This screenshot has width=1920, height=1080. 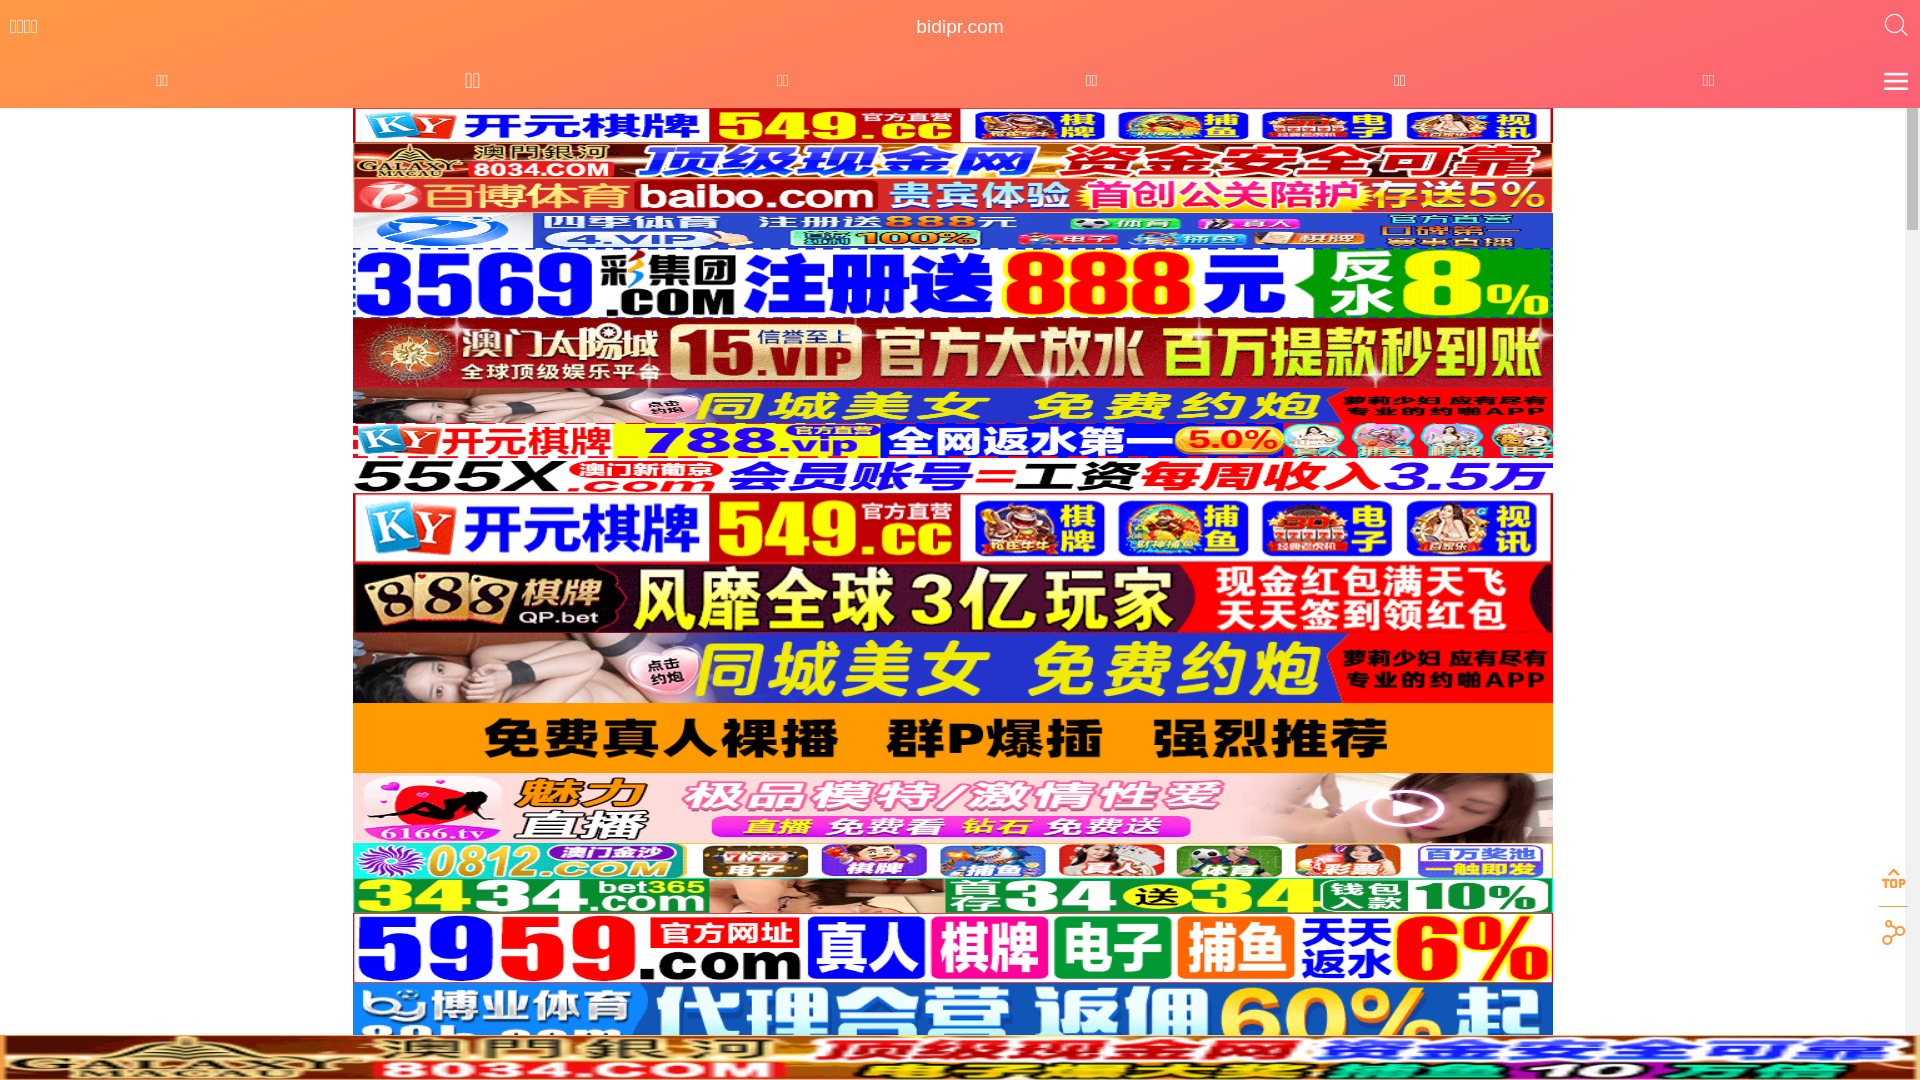 I want to click on 'bidipr.com', so click(x=958, y=27).